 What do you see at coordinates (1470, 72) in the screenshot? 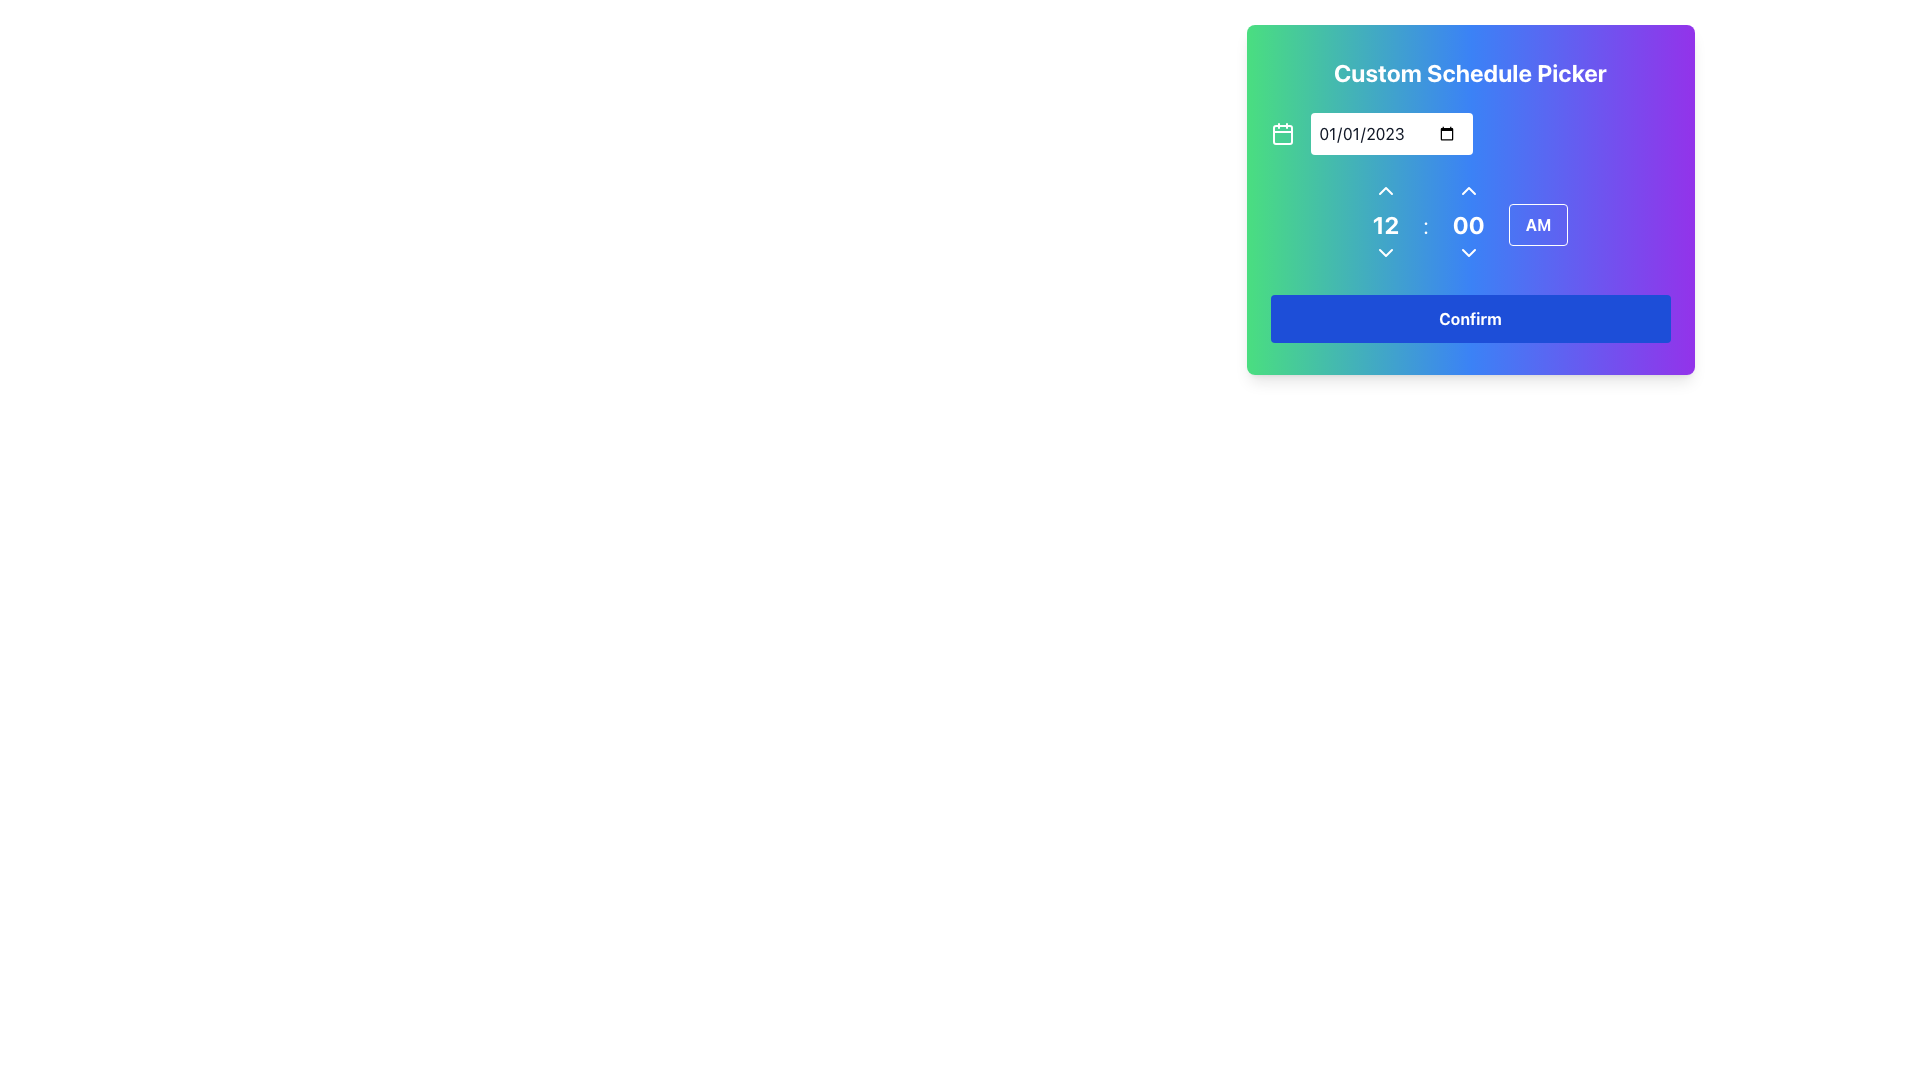
I see `the text header labeled 'Custom Schedule Picker' which is prominently displayed at the top center of the card interface` at bounding box center [1470, 72].